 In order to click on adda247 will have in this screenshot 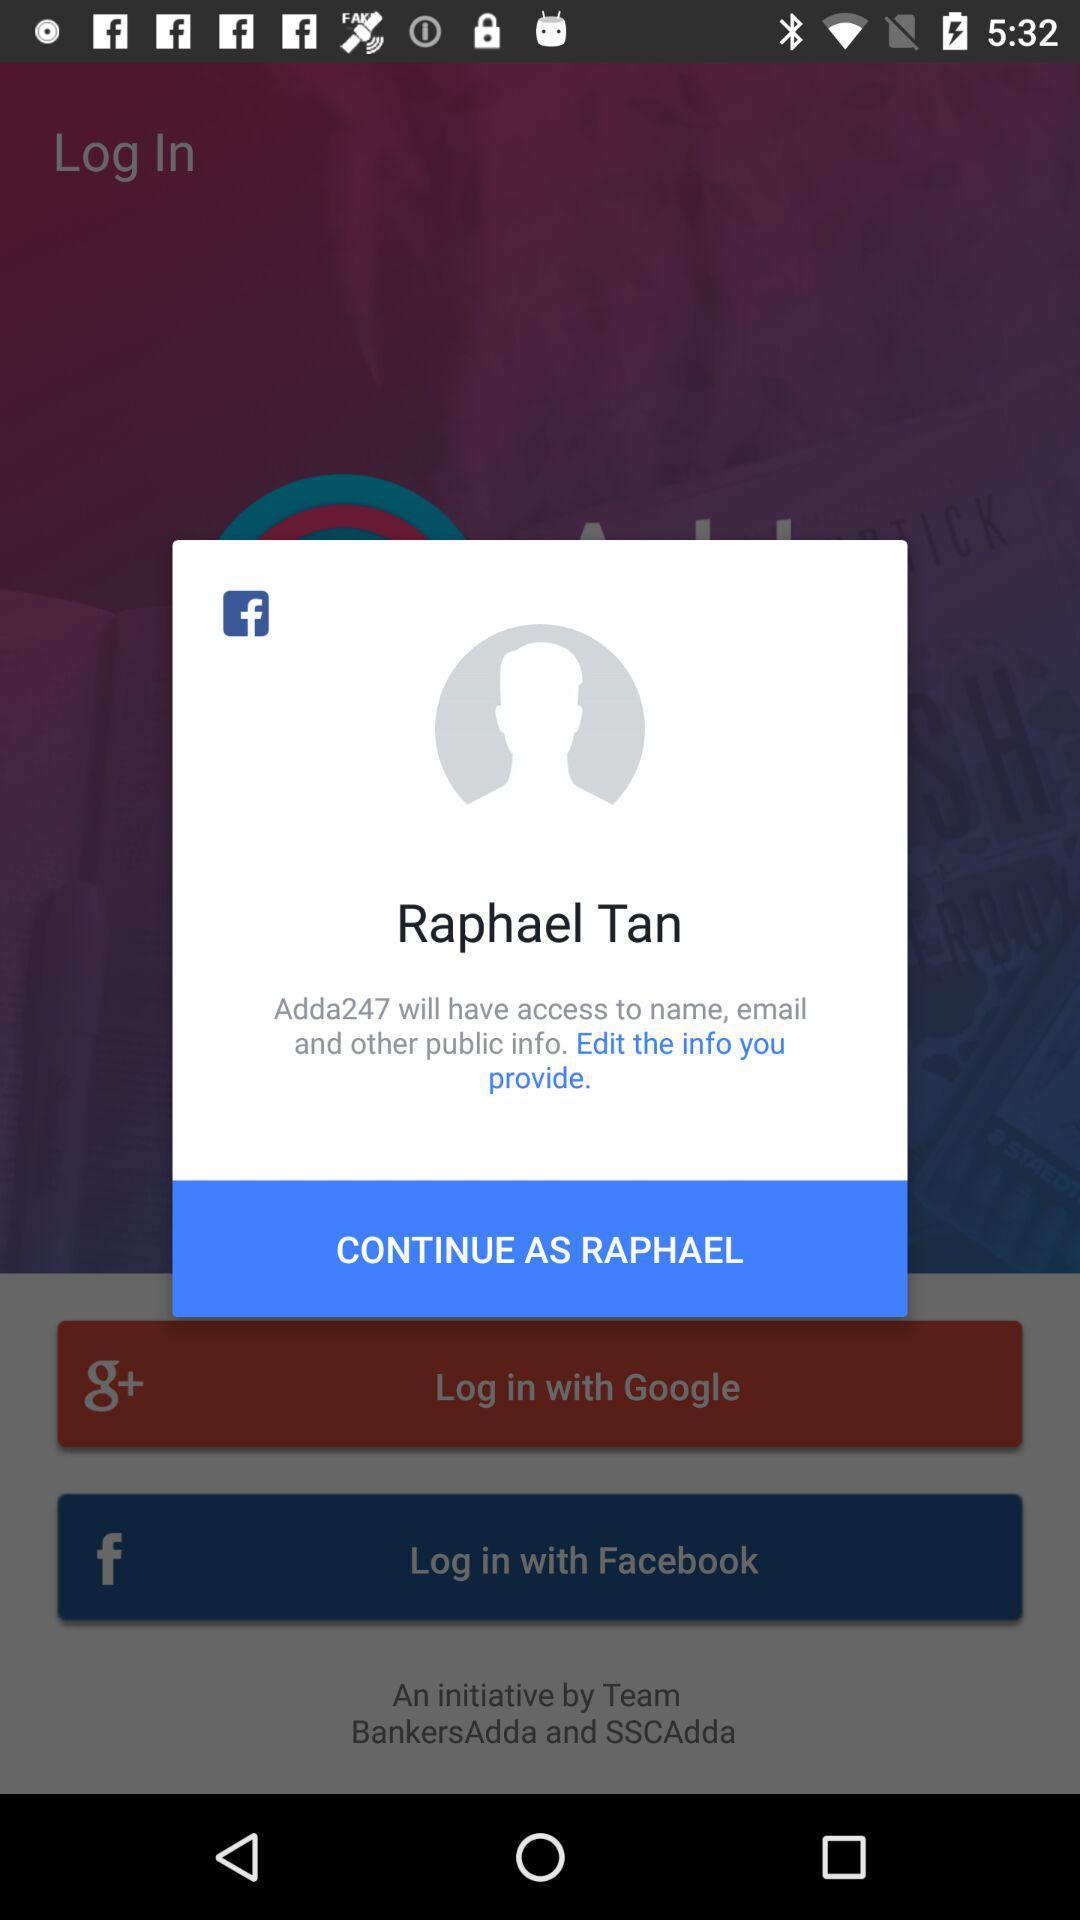, I will do `click(540, 1041)`.